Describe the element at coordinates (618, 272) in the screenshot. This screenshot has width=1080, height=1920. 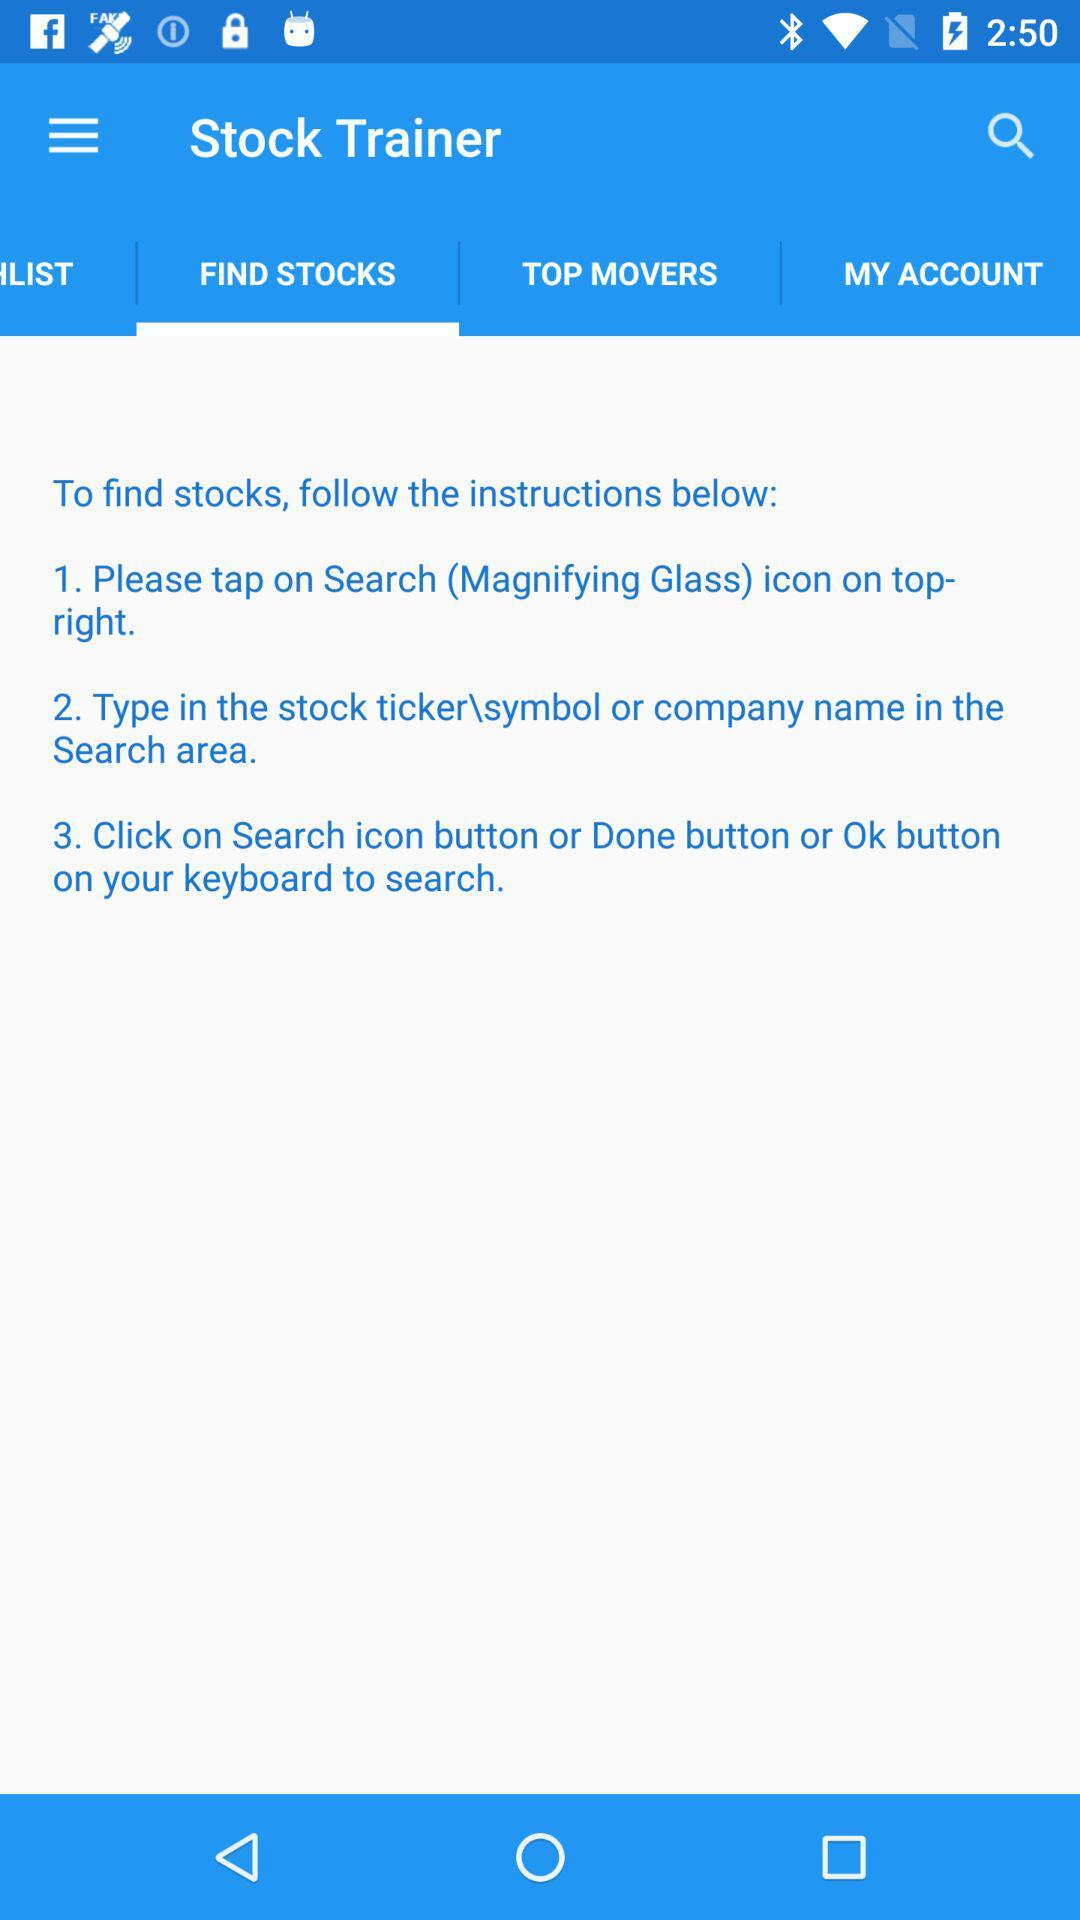
I see `the top movers app` at that location.